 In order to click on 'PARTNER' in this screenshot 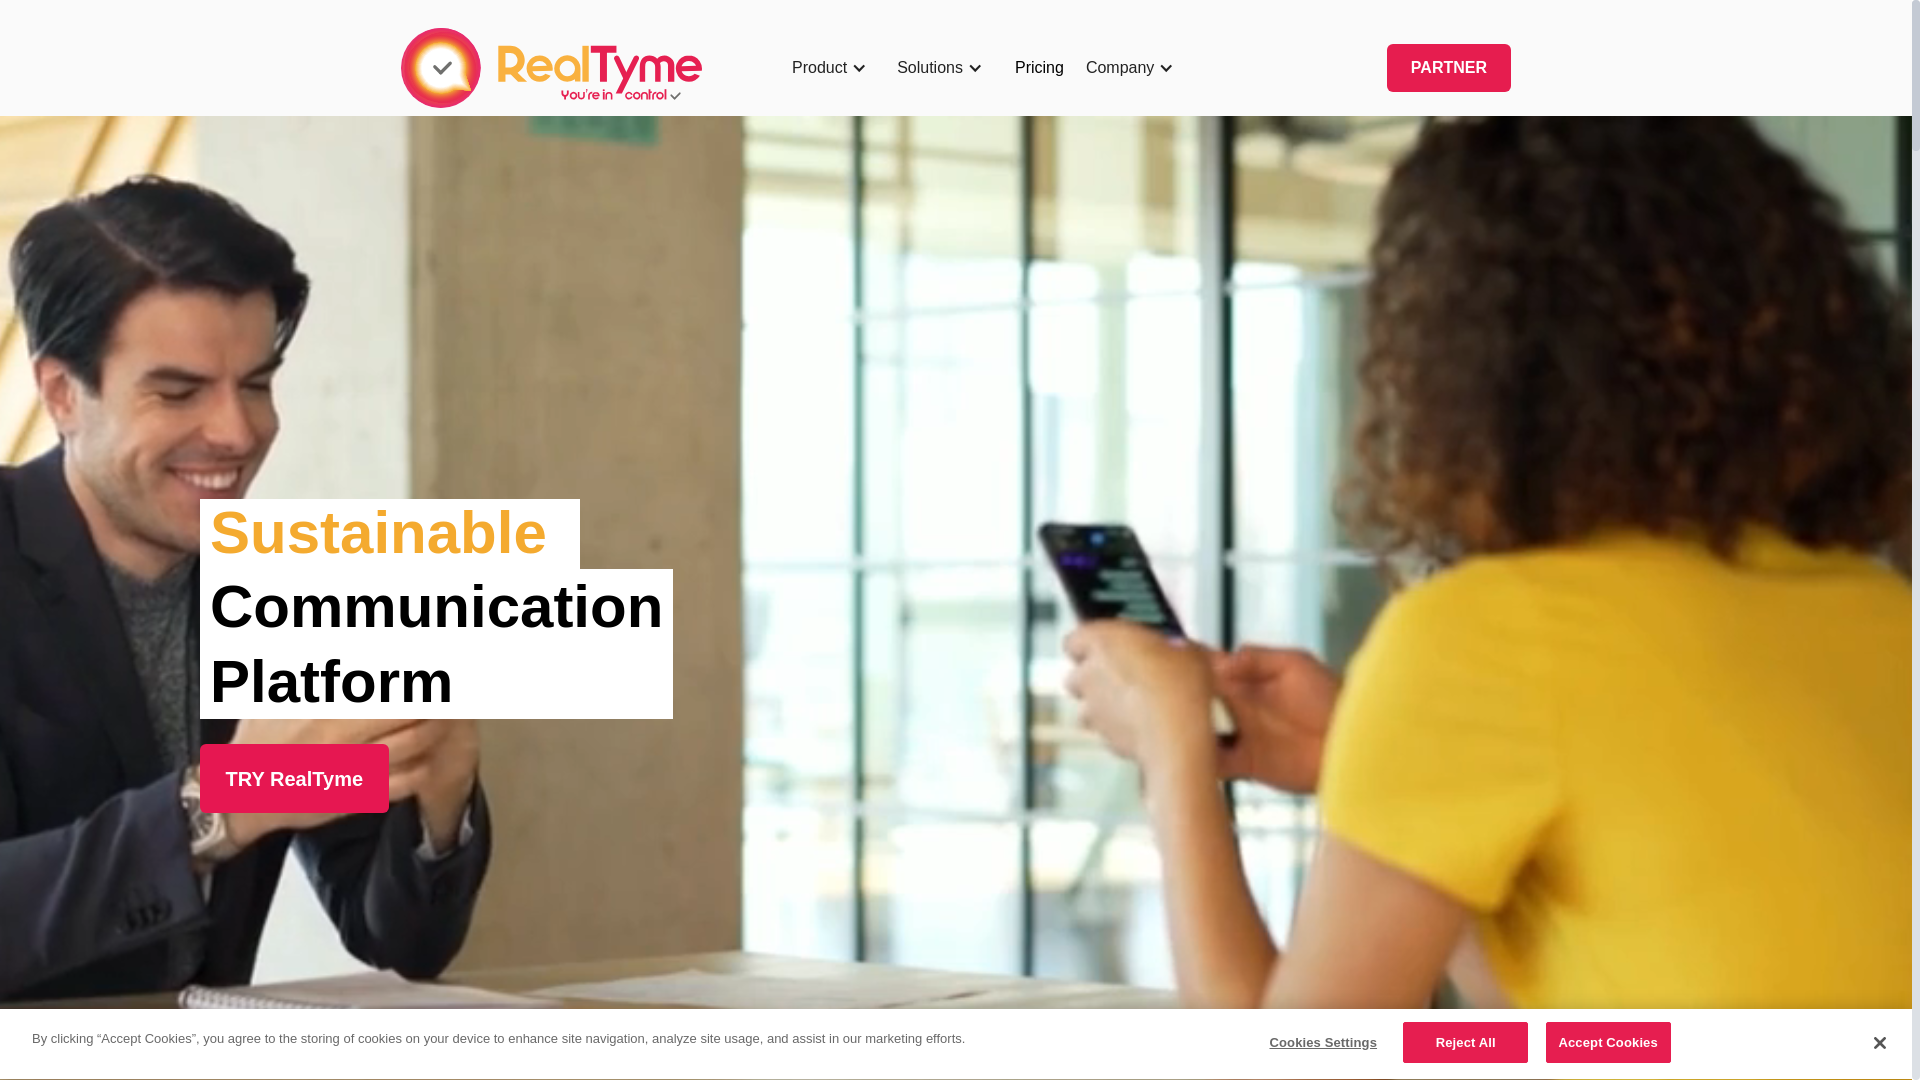, I will do `click(1449, 67)`.